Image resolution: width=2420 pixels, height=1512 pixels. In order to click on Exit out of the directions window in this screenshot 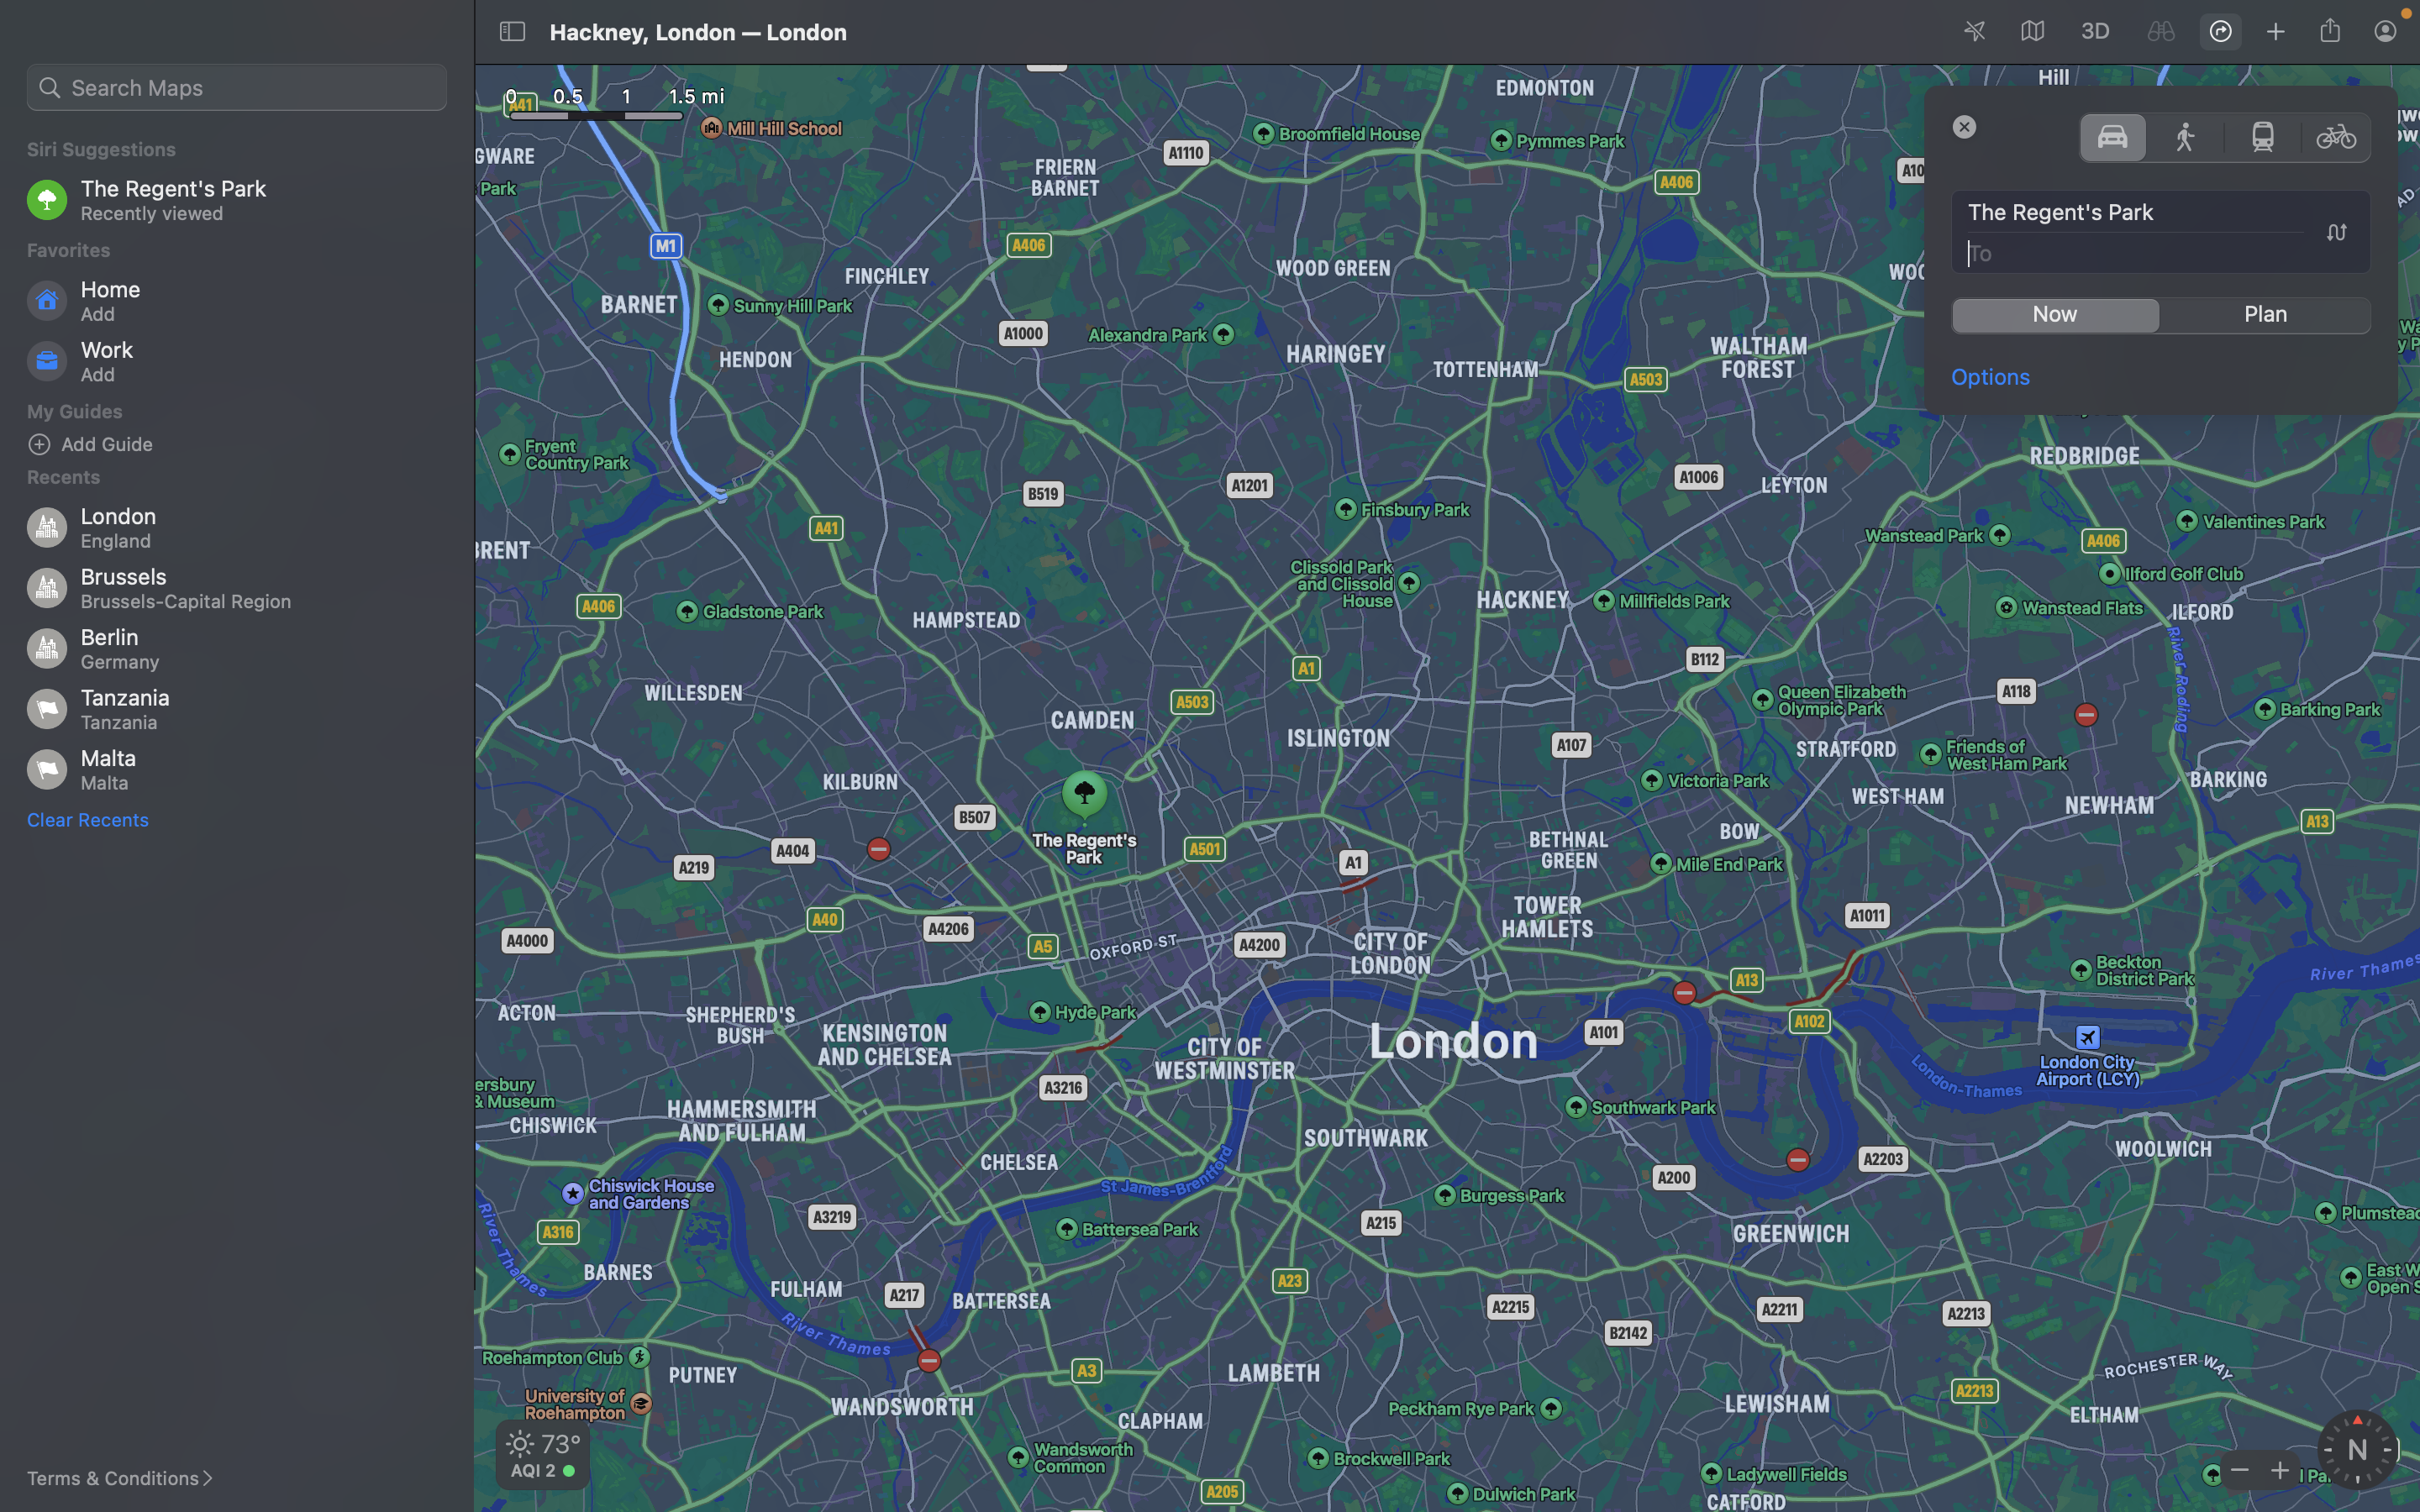, I will do `click(1965, 125)`.